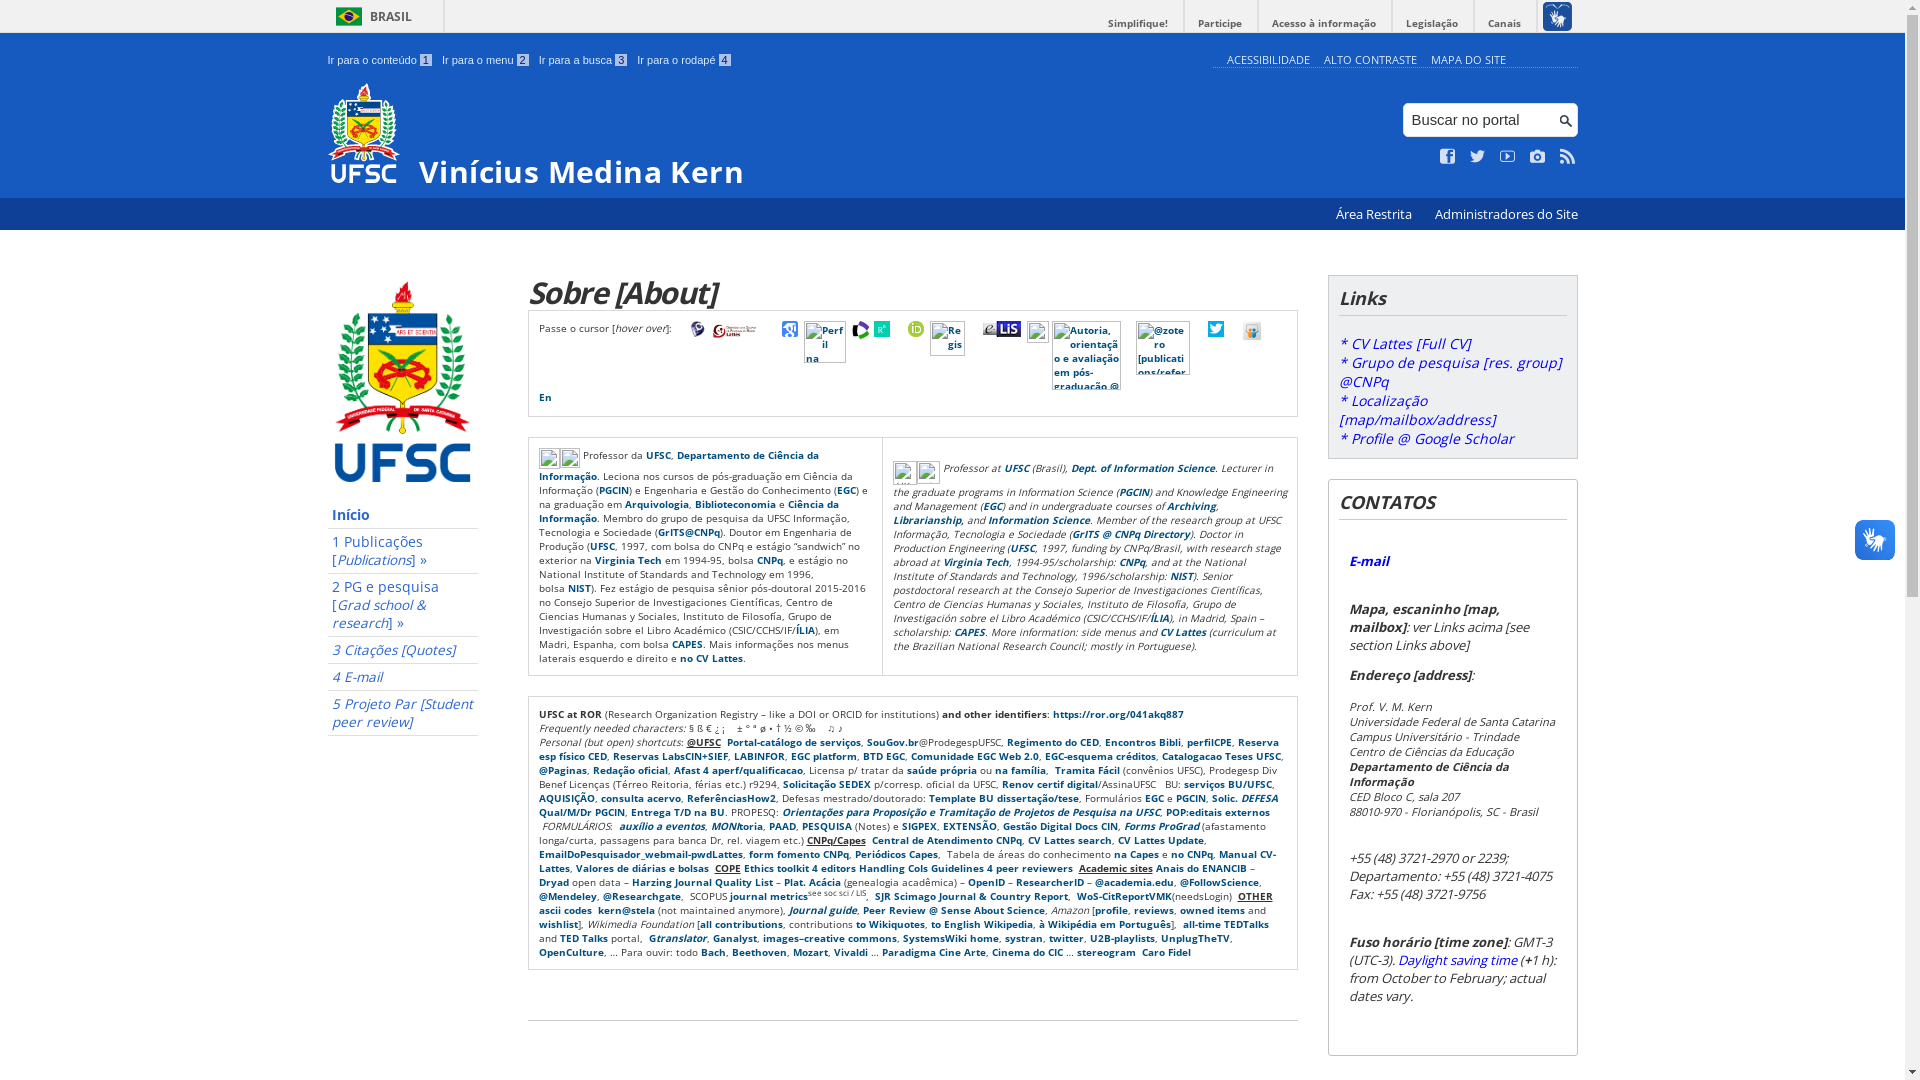 The image size is (1920, 1080). Describe the element at coordinates (658, 455) in the screenshot. I see `'UFSC'` at that location.